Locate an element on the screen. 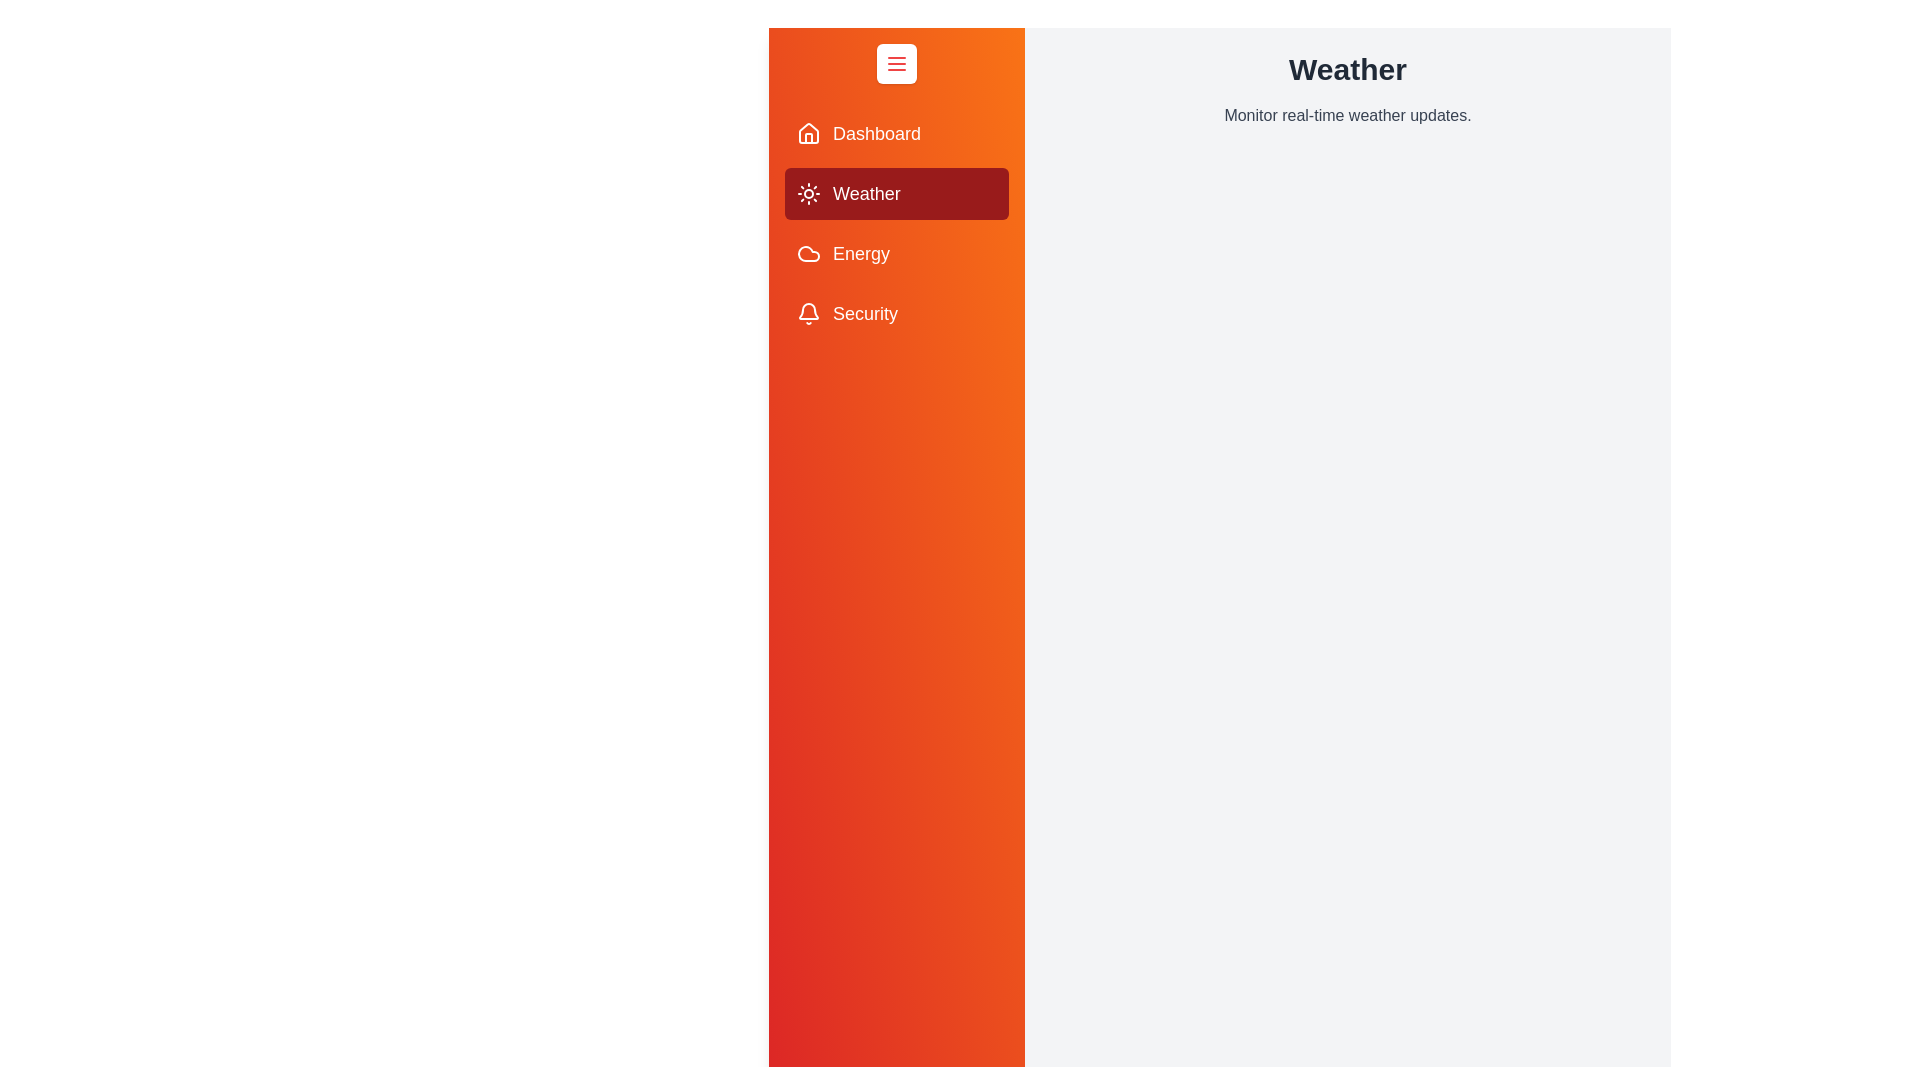  the Energy section from the drawer menu is located at coordinates (896, 253).